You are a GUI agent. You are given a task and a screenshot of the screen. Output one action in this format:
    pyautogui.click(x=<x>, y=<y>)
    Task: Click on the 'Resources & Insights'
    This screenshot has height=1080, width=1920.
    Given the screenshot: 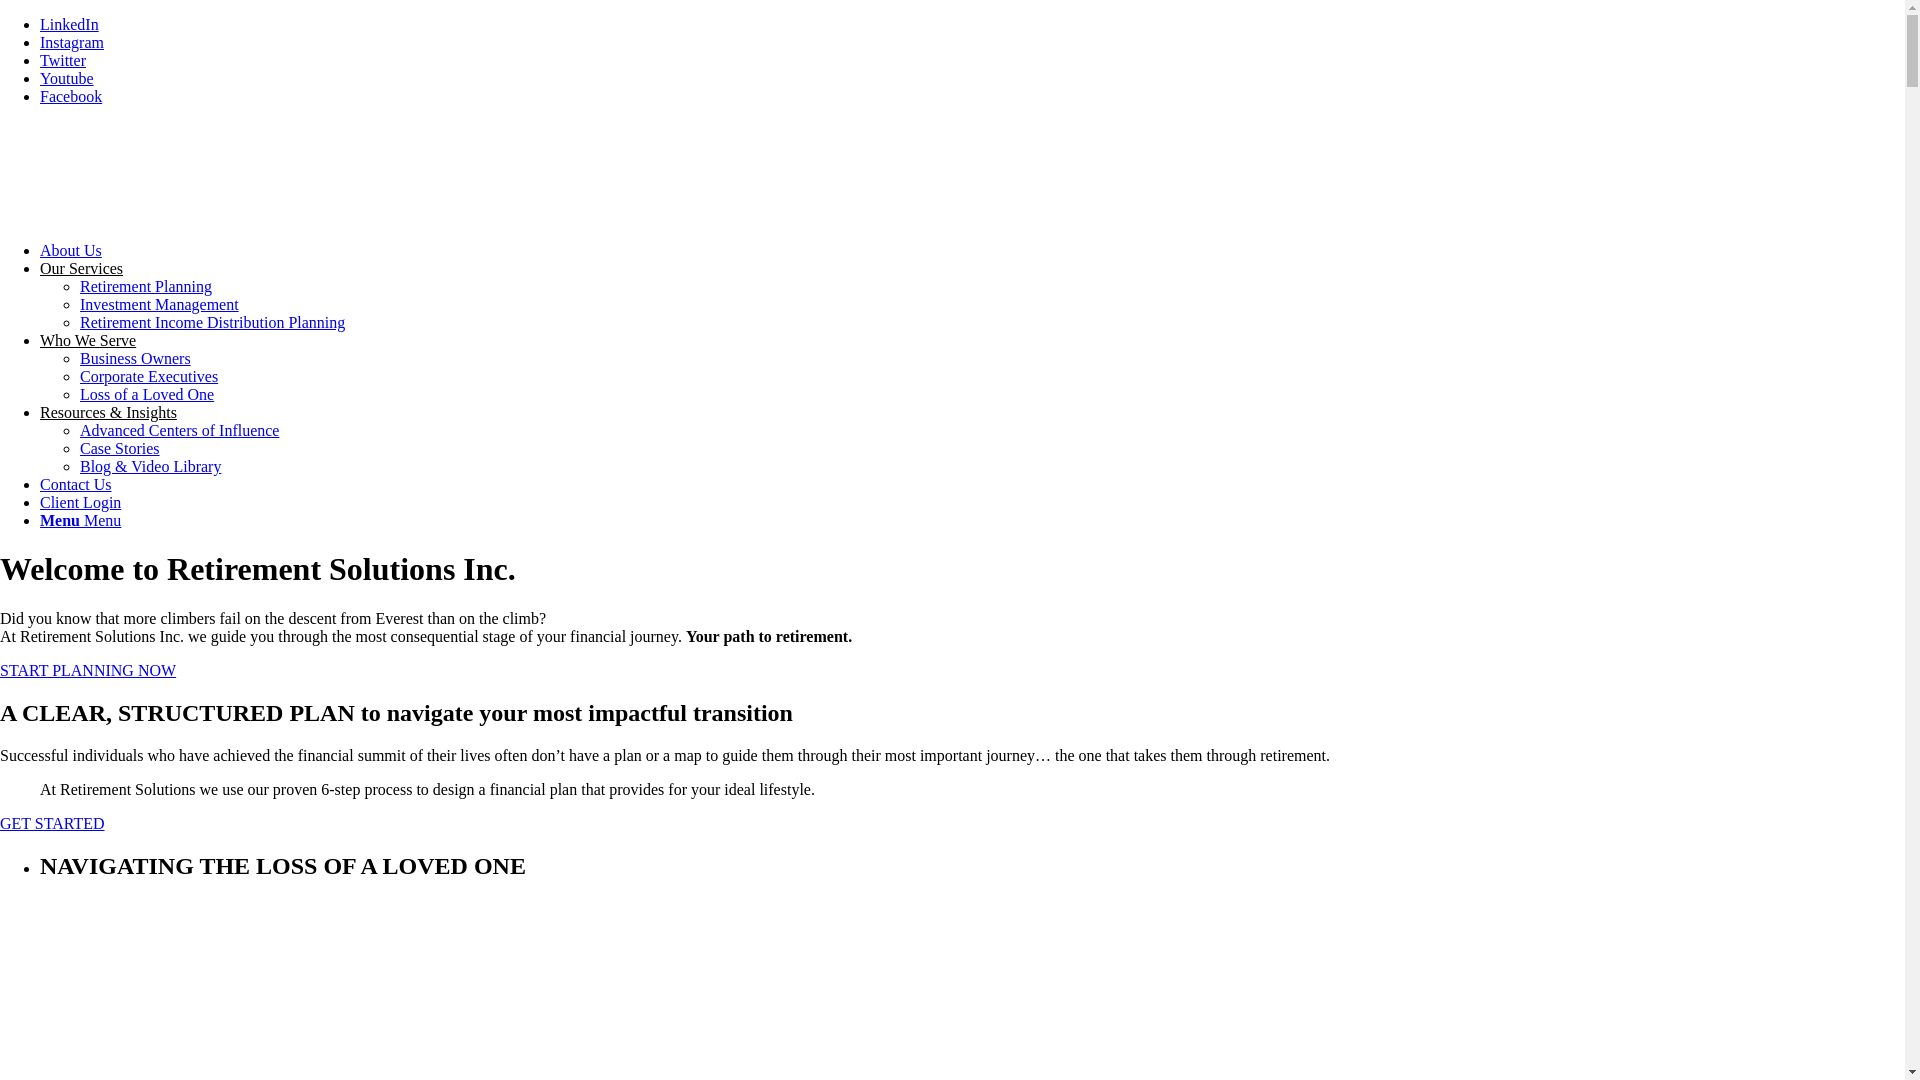 What is the action you would take?
    pyautogui.click(x=107, y=411)
    